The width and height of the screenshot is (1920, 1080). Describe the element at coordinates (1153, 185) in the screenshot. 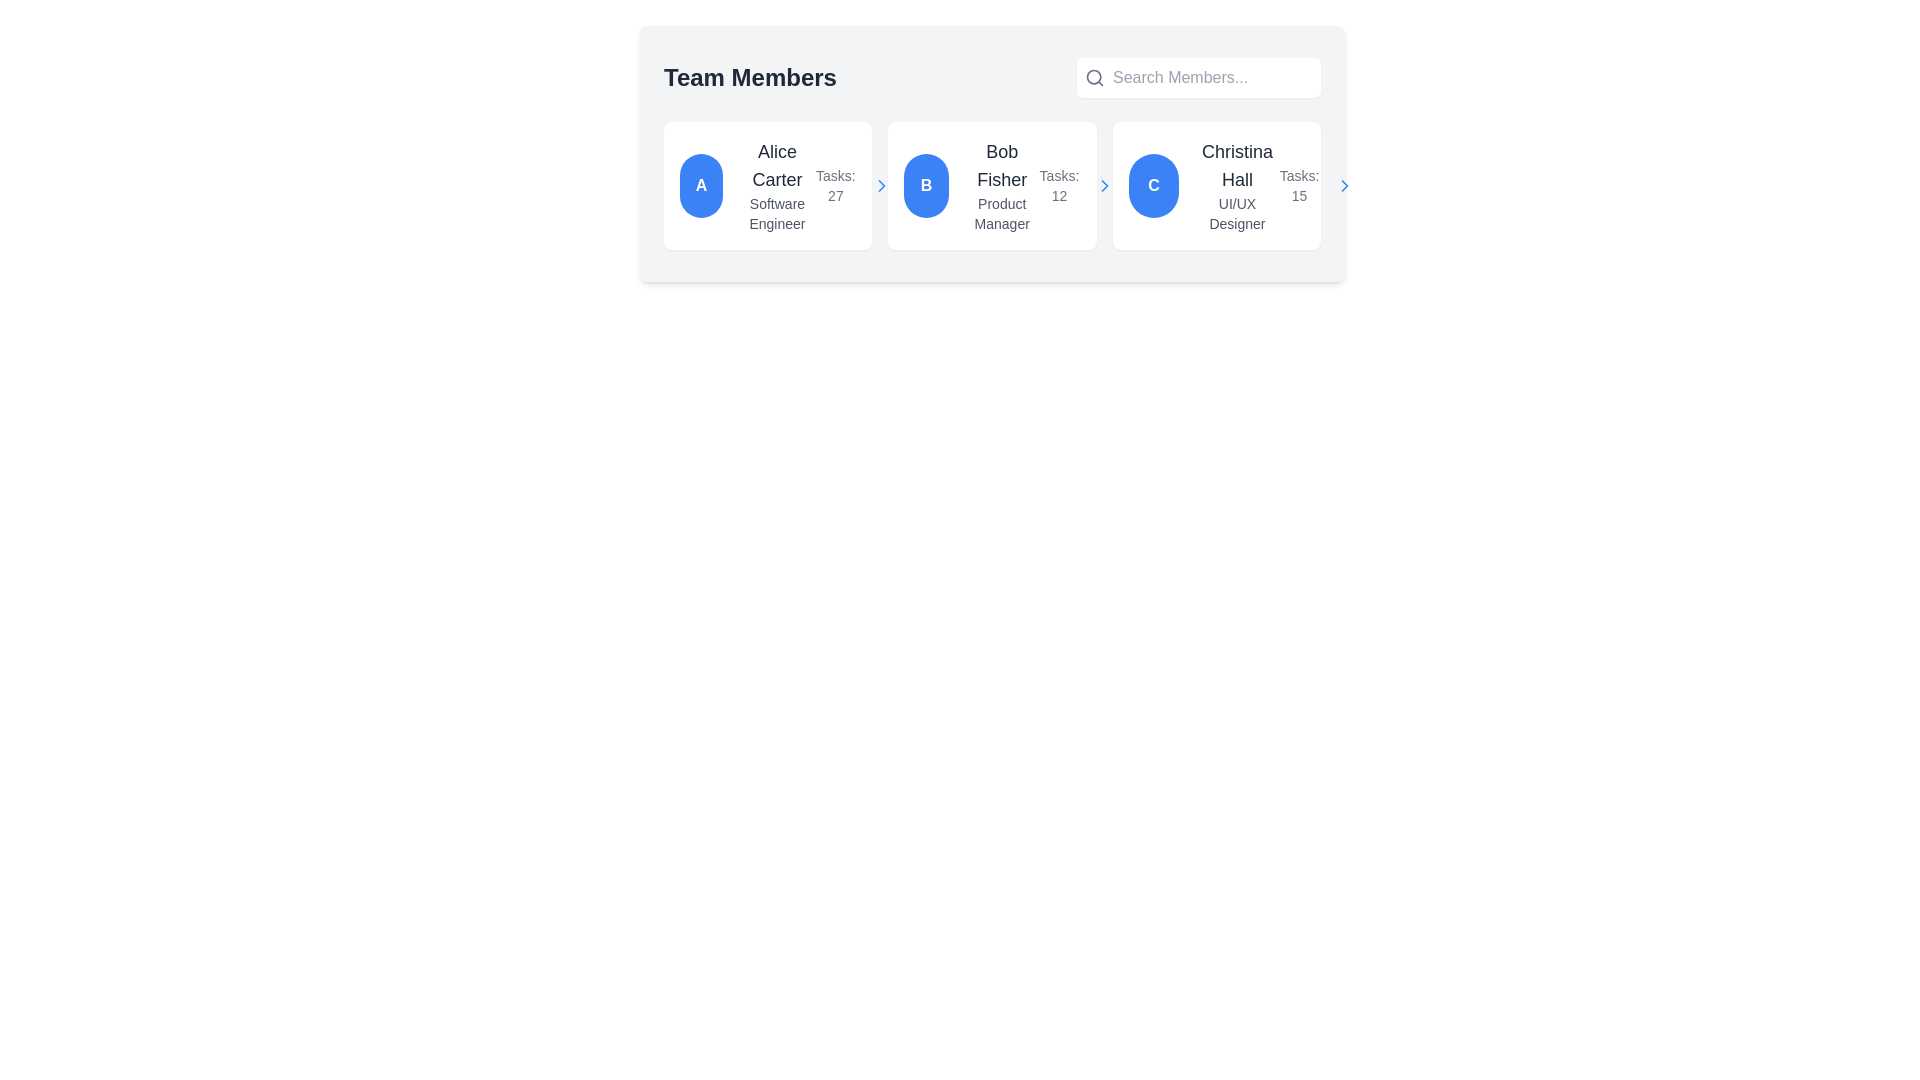

I see `the circular profile icon featuring a bold white 'C' on a blue background, representing Christina Hall, UI/UX Designer` at that location.